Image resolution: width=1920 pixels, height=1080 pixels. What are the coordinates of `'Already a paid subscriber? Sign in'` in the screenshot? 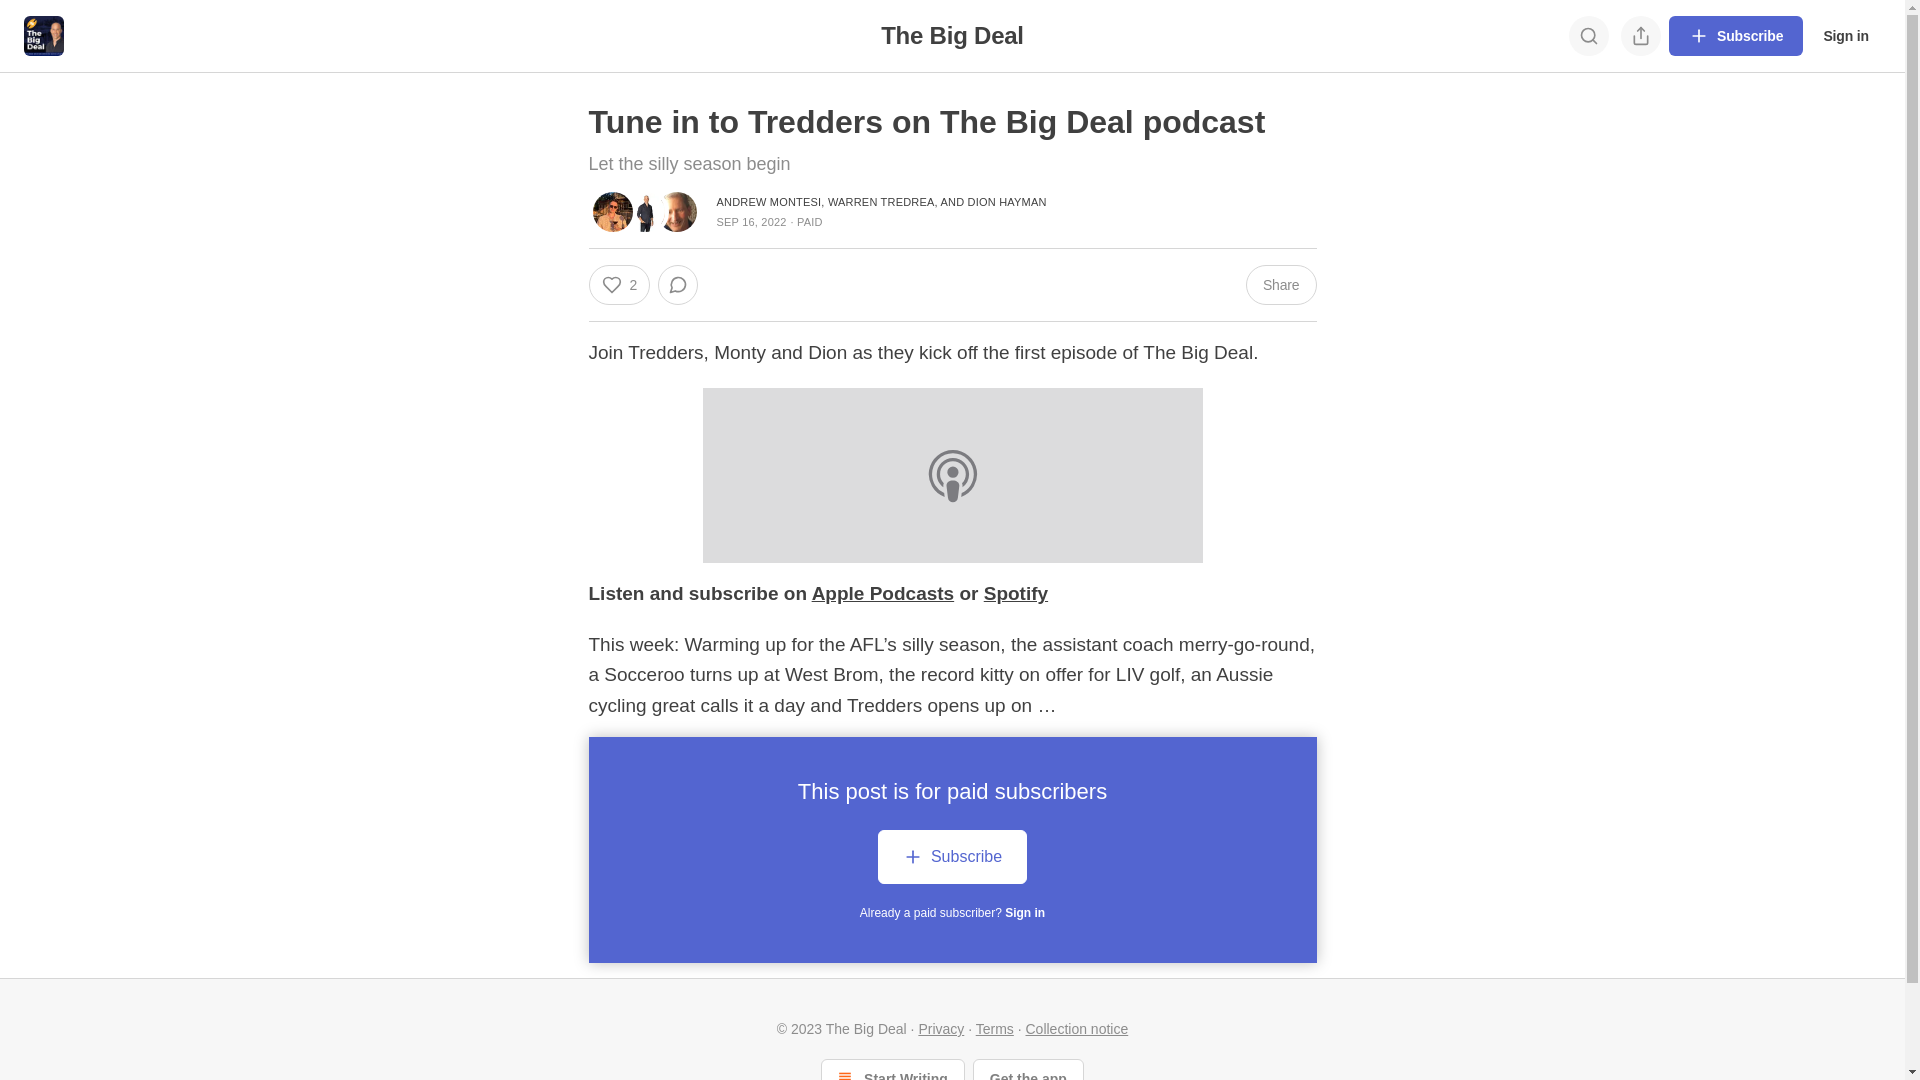 It's located at (951, 913).